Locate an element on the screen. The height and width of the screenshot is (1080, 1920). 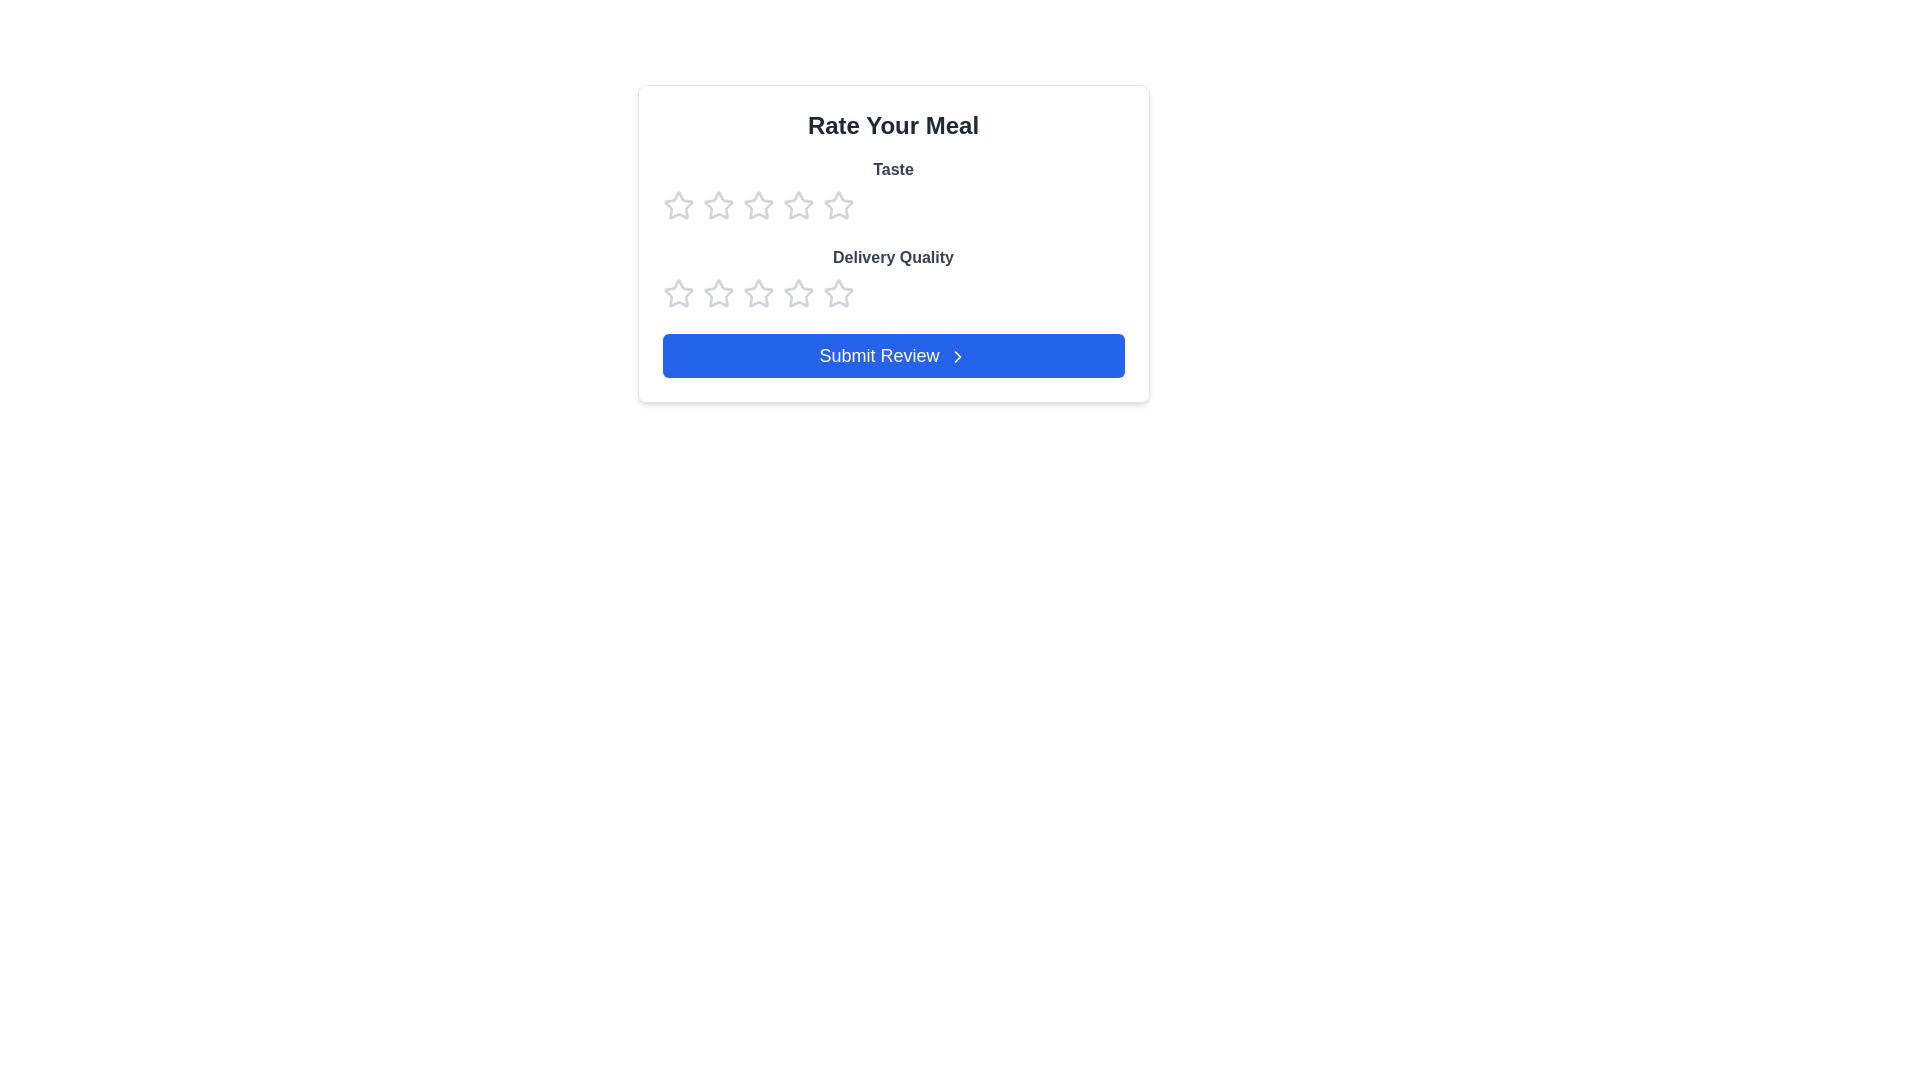
the second star-shaped interactive icon with a gray outline and a white fill, located below the 'Taste' text in the 'Rate Your Meal' section is located at coordinates (757, 205).